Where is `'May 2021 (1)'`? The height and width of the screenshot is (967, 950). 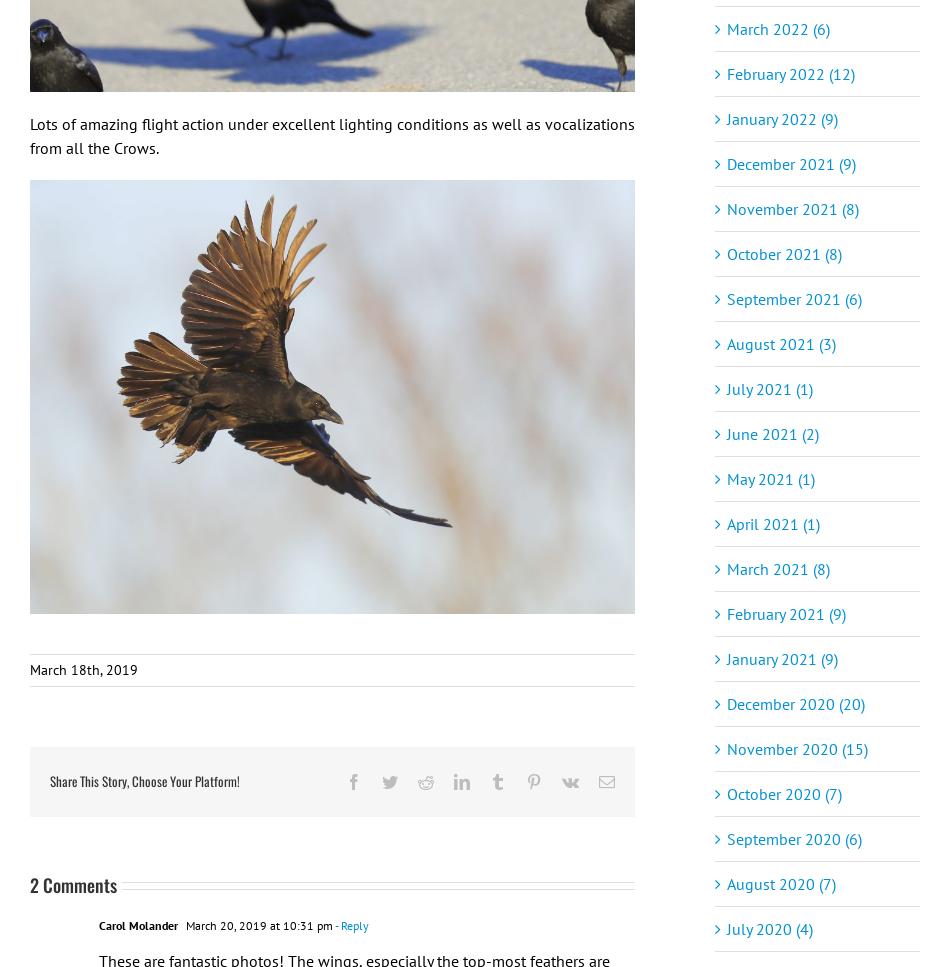
'May 2021 (1)' is located at coordinates (770, 477).